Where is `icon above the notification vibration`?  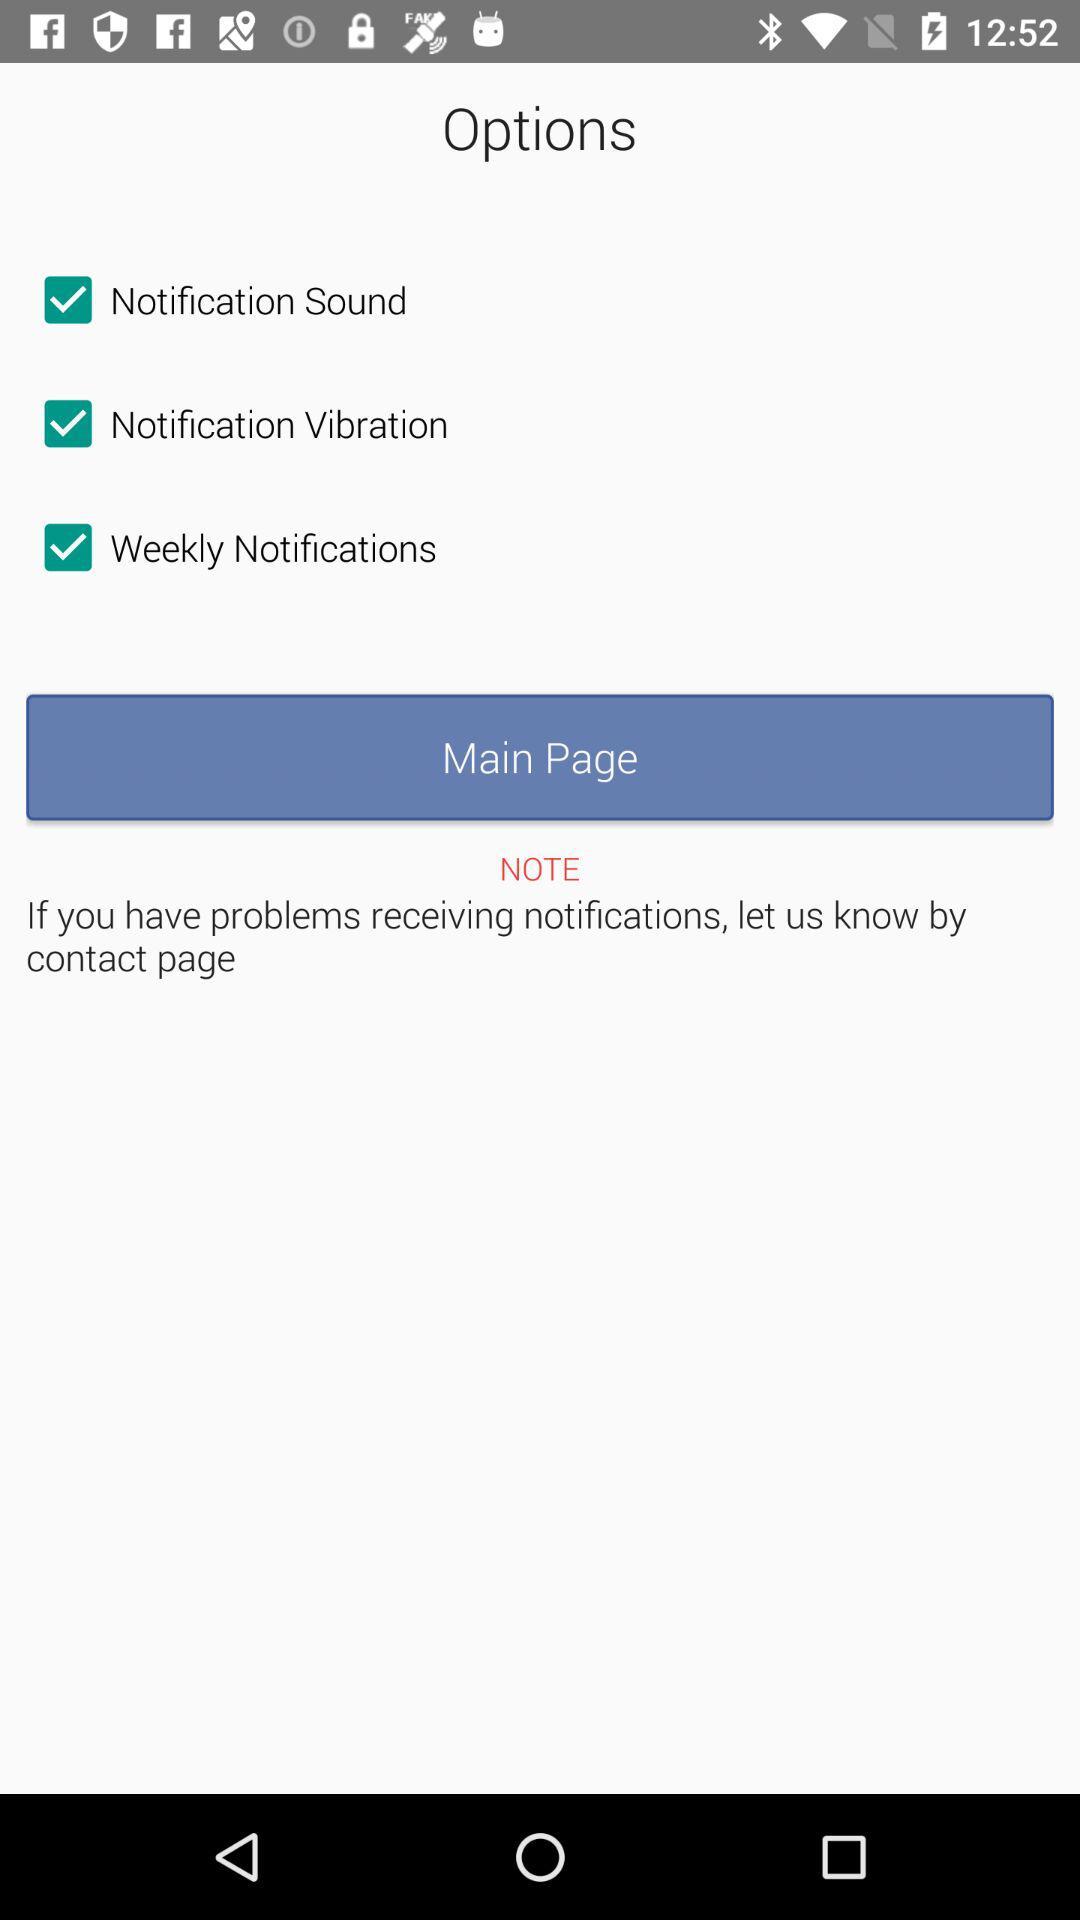 icon above the notification vibration is located at coordinates (216, 298).